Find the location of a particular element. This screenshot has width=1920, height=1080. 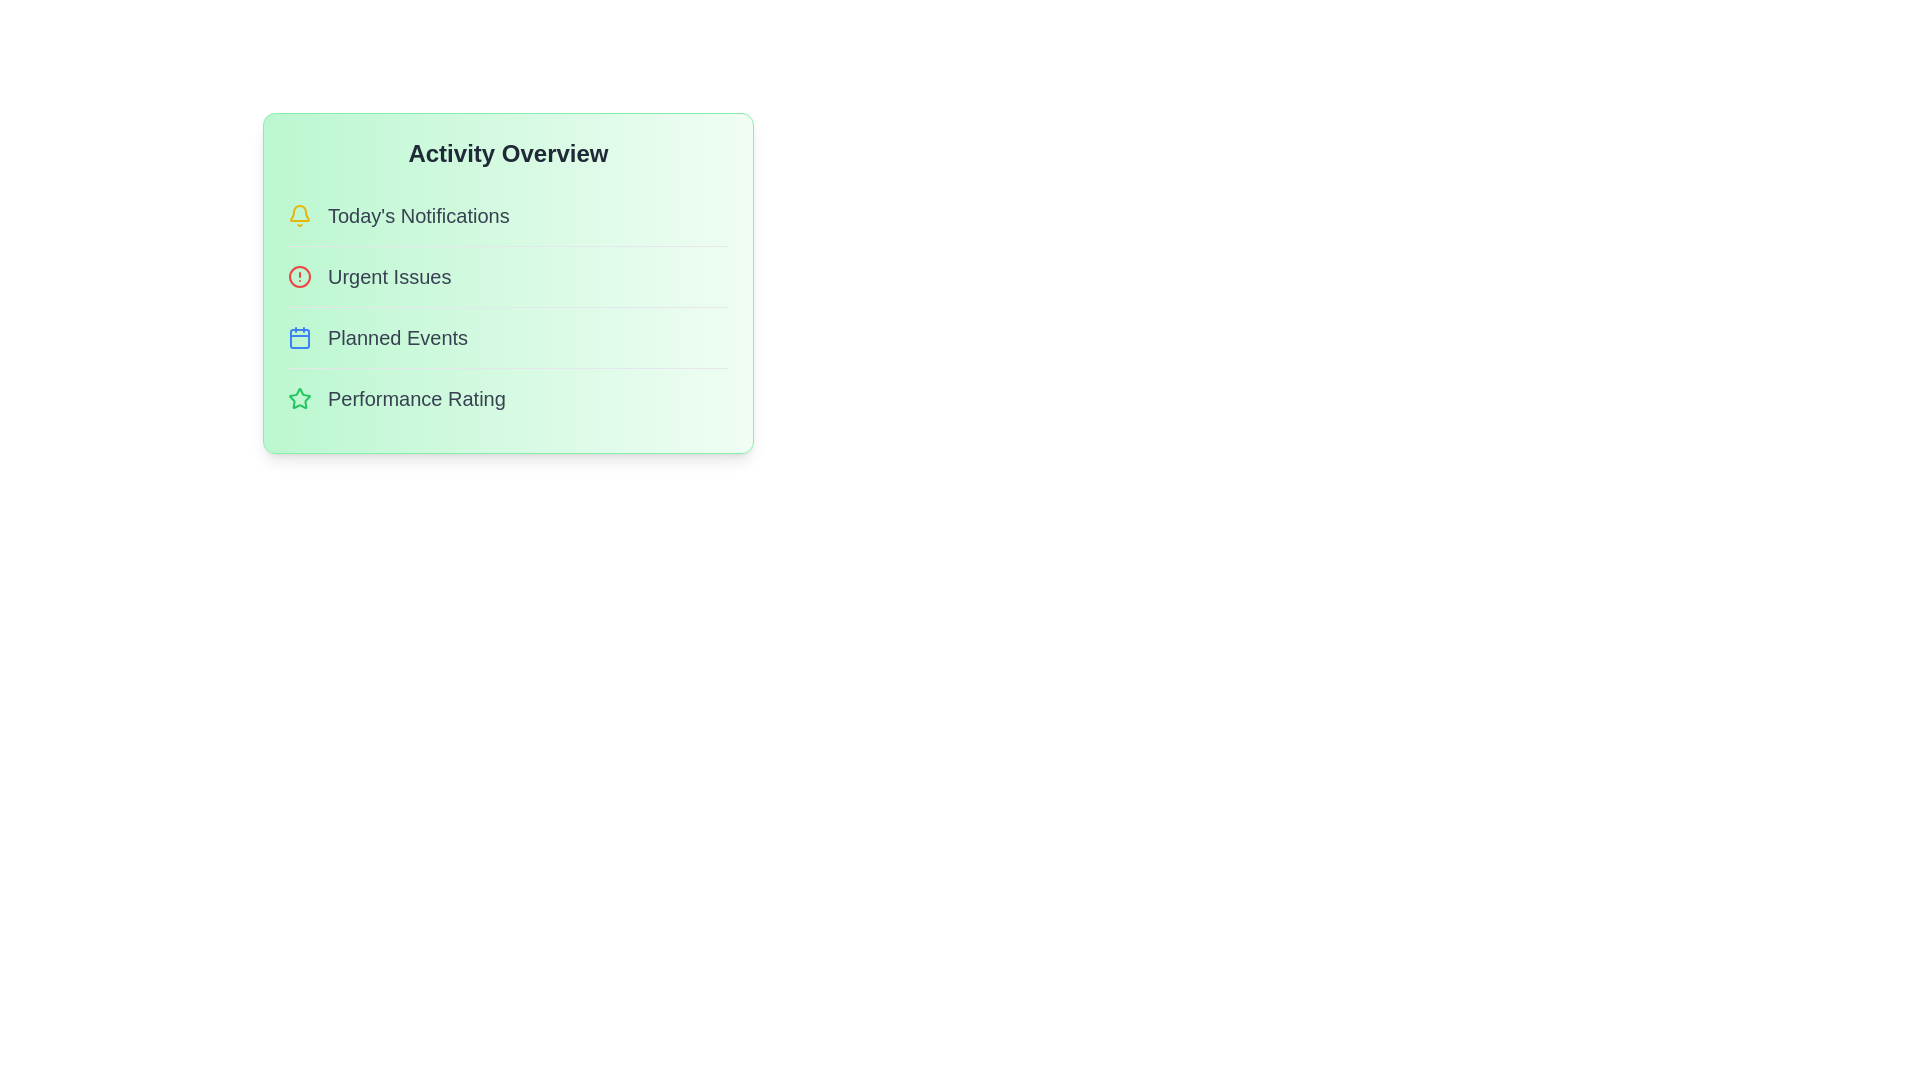

the 'Planned Events' list item with a blue calendar icon for keyboard interaction is located at coordinates (508, 336).